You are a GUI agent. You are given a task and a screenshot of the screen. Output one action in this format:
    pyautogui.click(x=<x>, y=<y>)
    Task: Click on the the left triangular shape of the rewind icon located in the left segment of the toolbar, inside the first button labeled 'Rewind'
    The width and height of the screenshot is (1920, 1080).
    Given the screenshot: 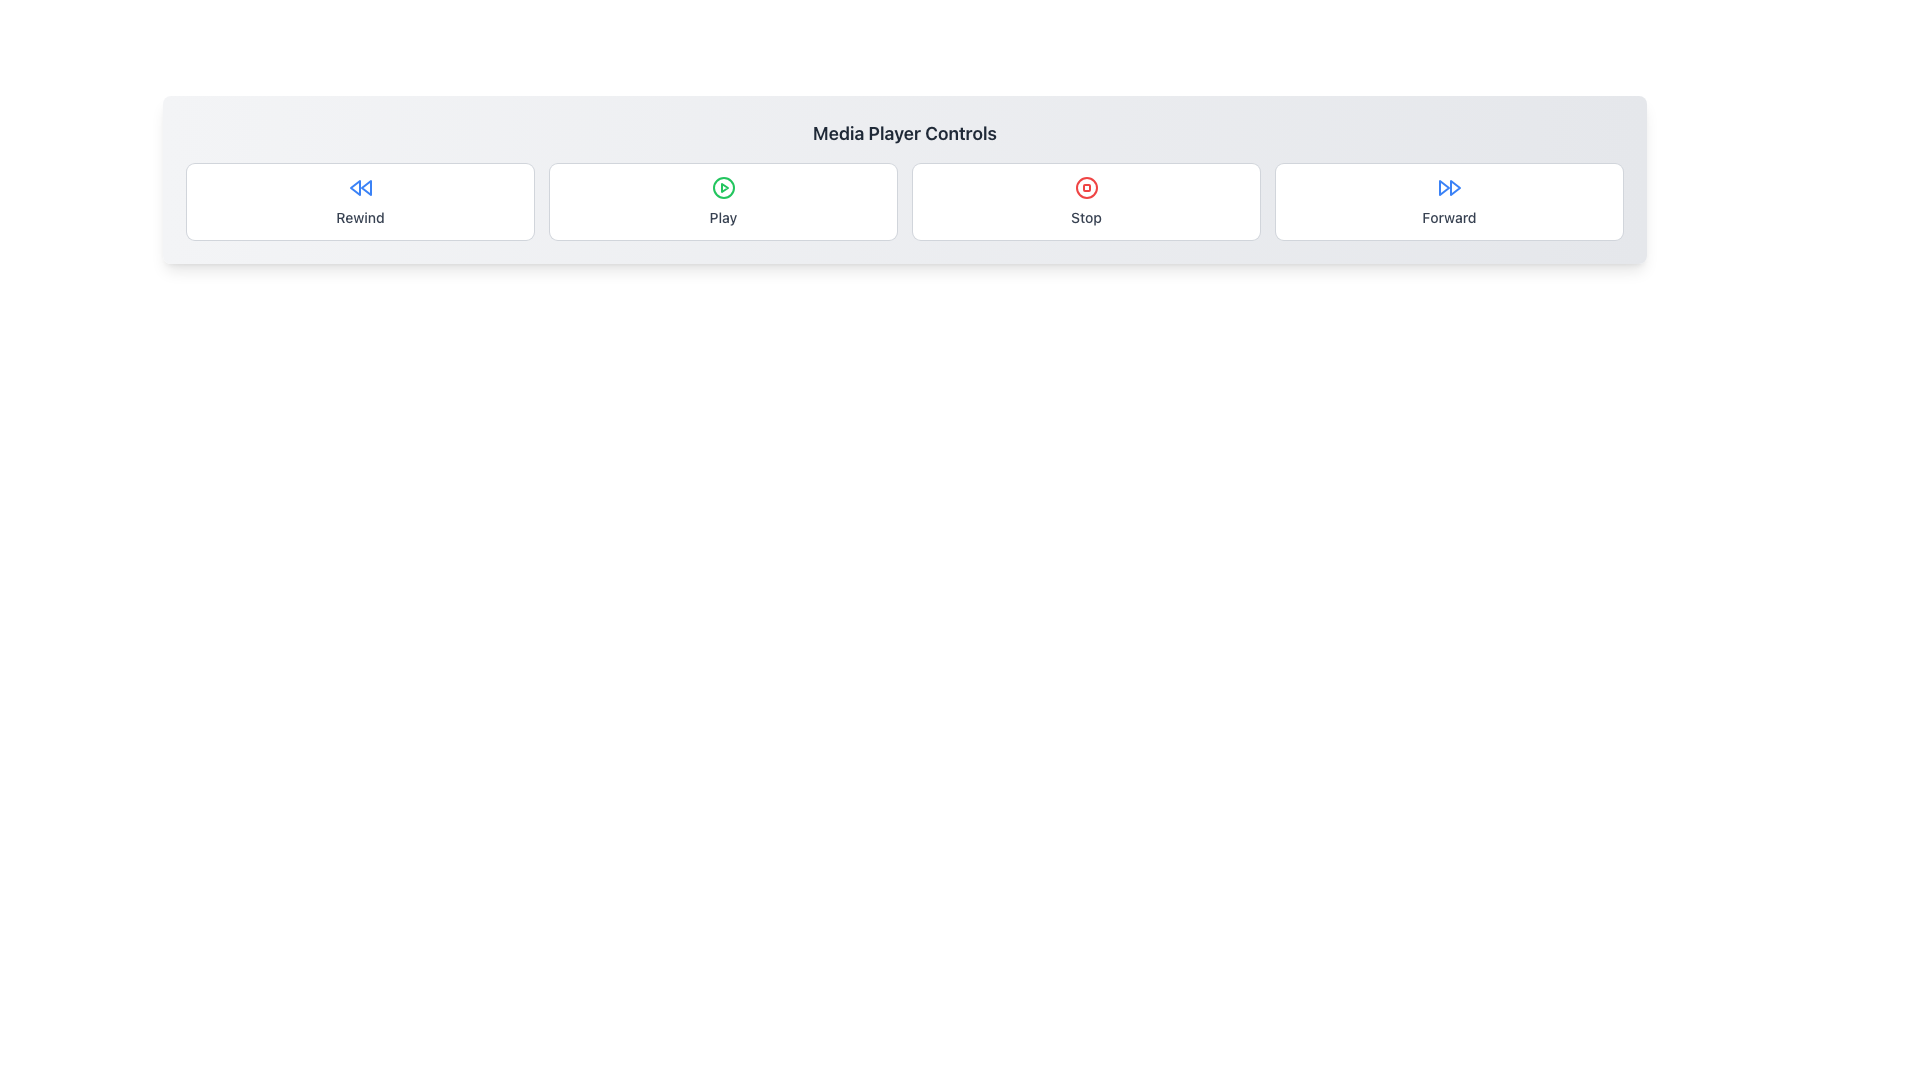 What is the action you would take?
    pyautogui.click(x=355, y=188)
    